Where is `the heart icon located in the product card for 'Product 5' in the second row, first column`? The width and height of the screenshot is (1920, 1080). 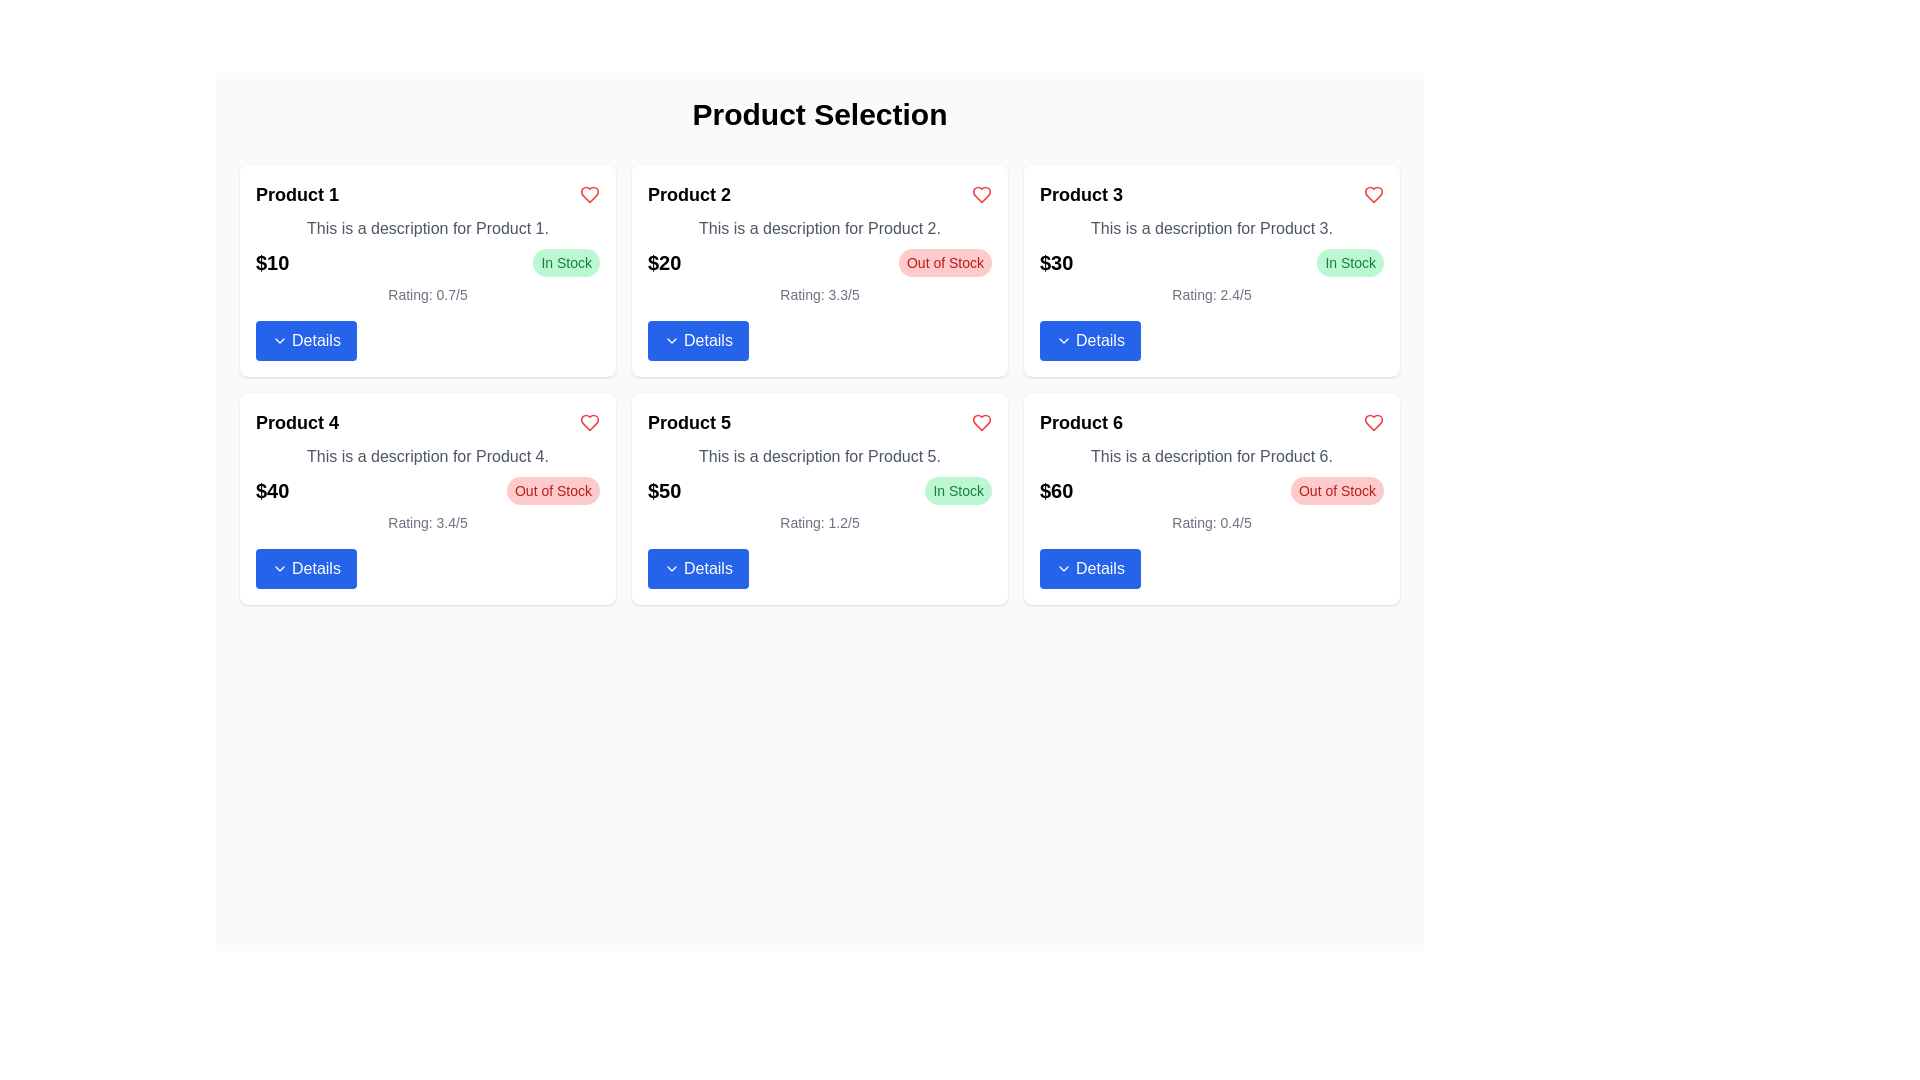 the heart icon located in the product card for 'Product 5' in the second row, first column is located at coordinates (982, 422).